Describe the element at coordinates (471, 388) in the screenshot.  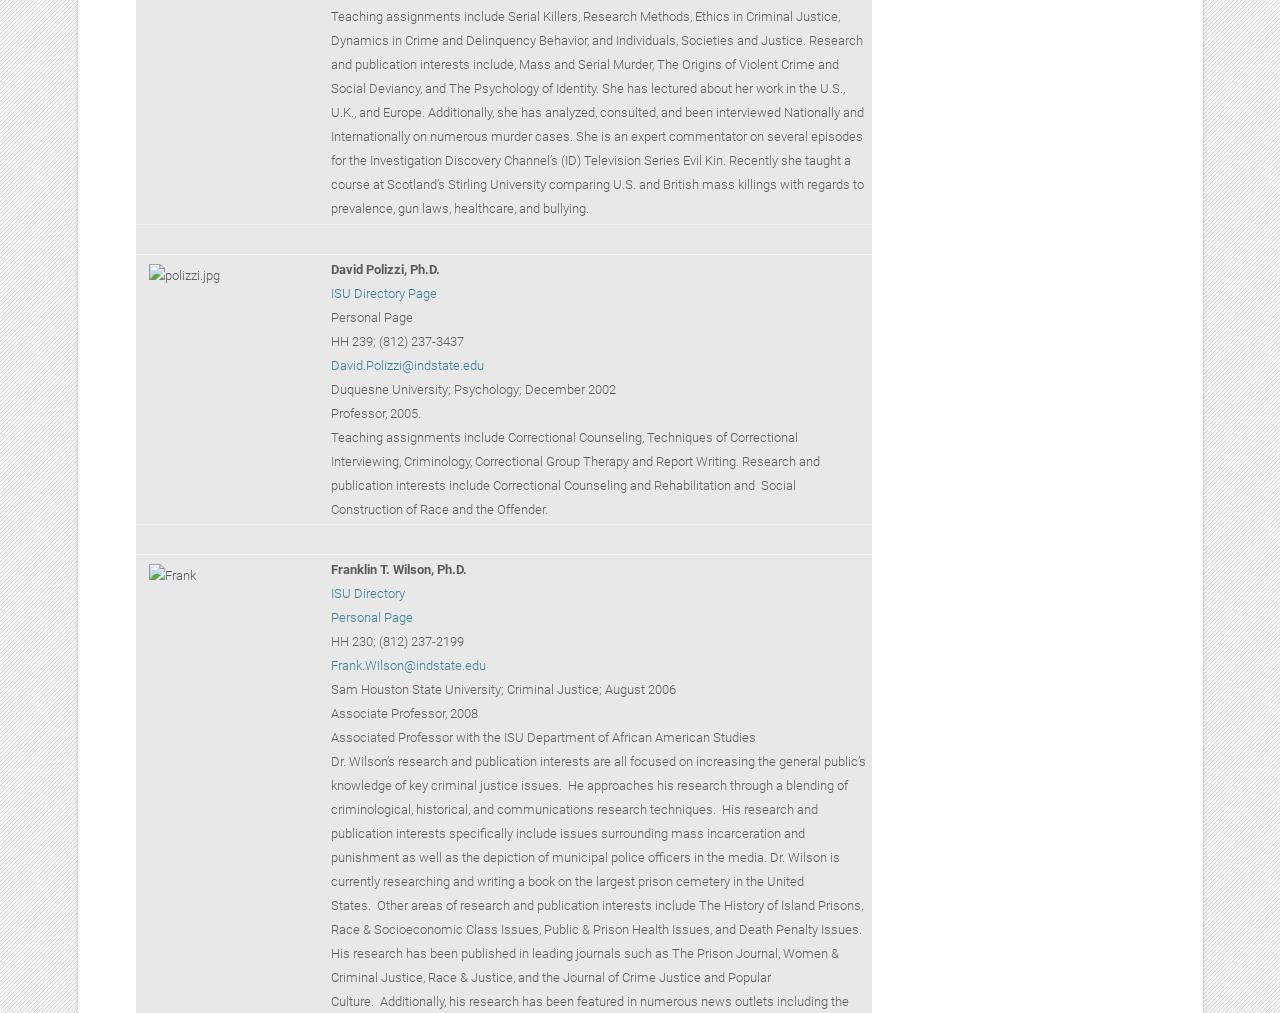
I see `'Duquesne University; Psychology; December 2002'` at that location.